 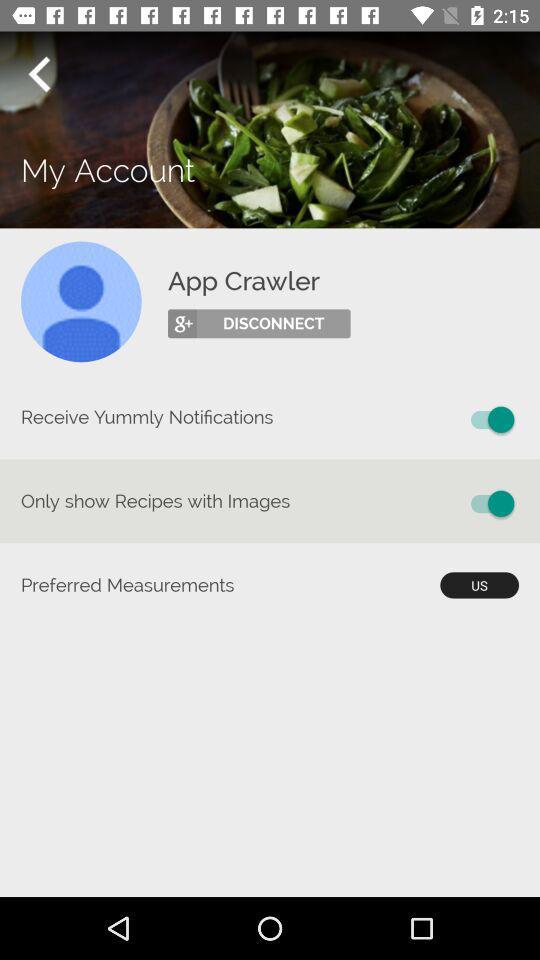 What do you see at coordinates (38, 74) in the screenshot?
I see `the arrow_backward icon` at bounding box center [38, 74].